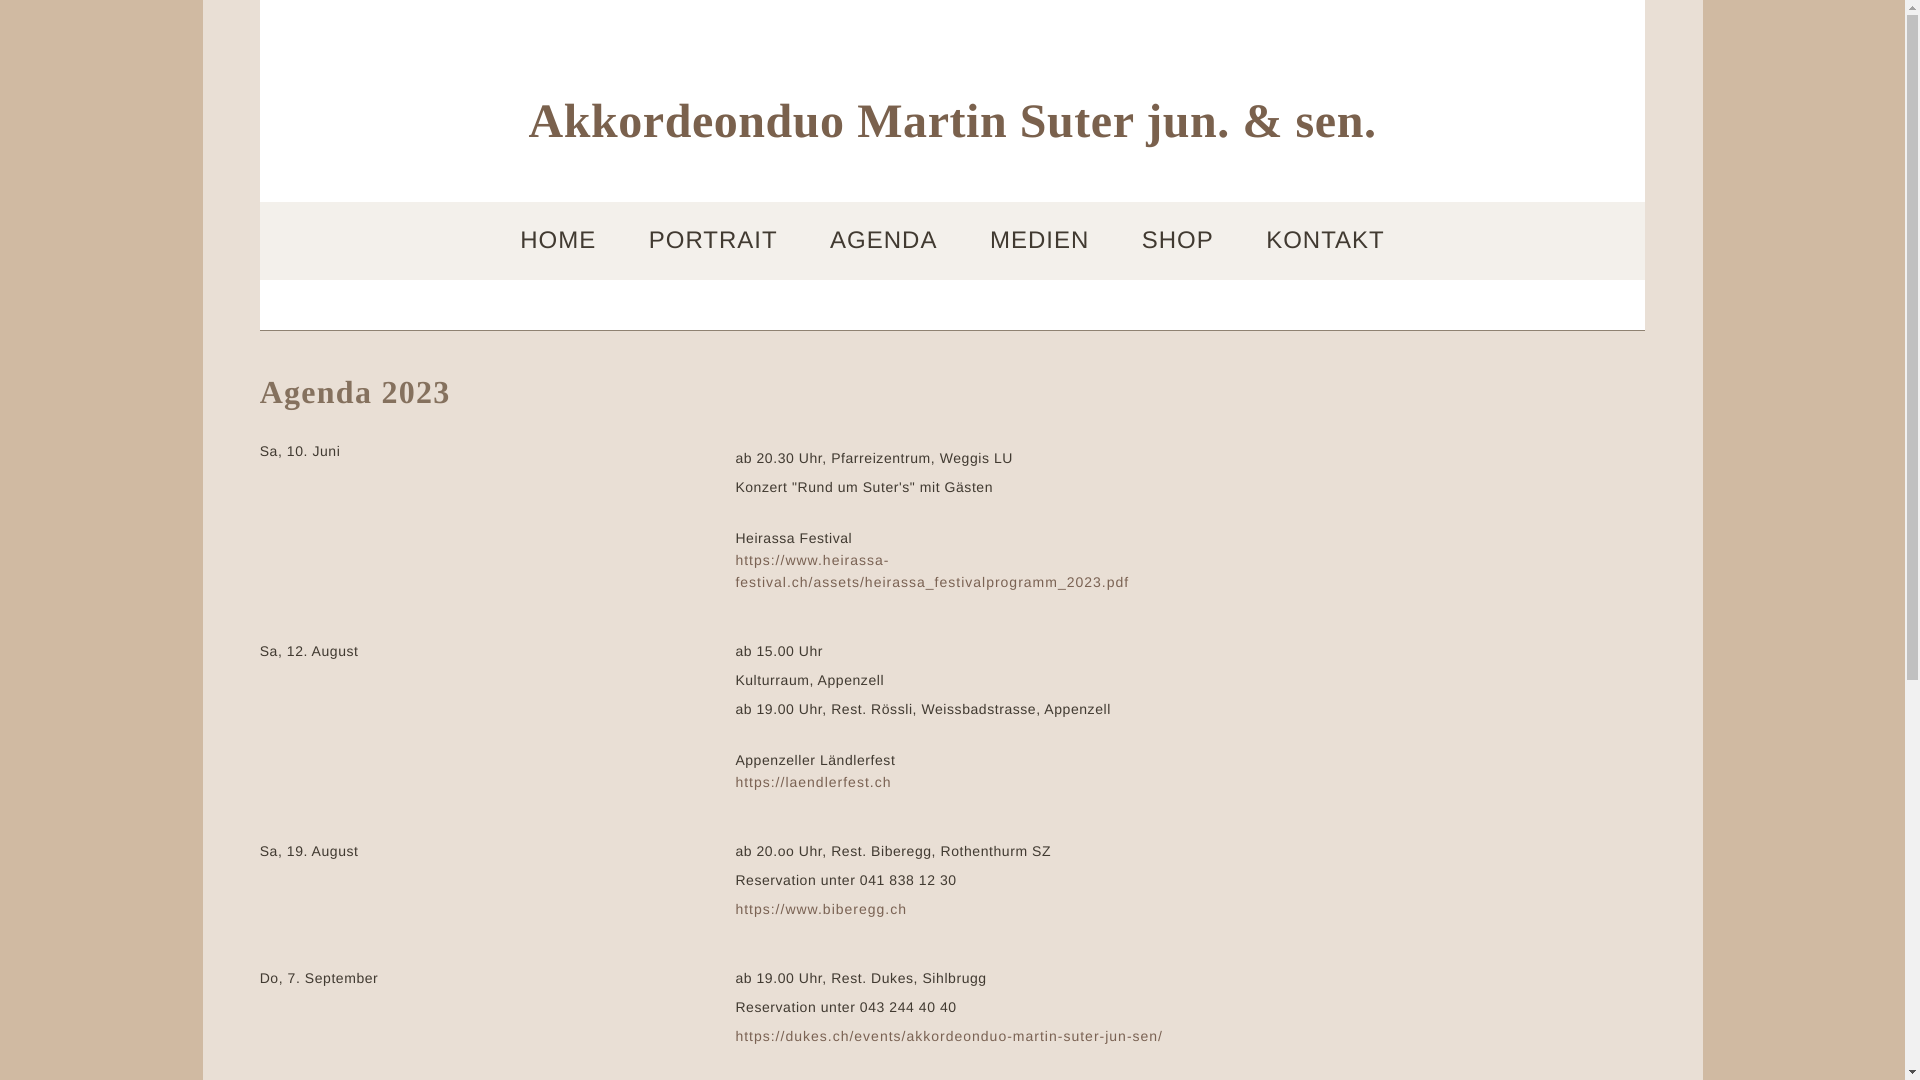  Describe the element at coordinates (812, 781) in the screenshot. I see `'https://laendlerfest.ch'` at that location.